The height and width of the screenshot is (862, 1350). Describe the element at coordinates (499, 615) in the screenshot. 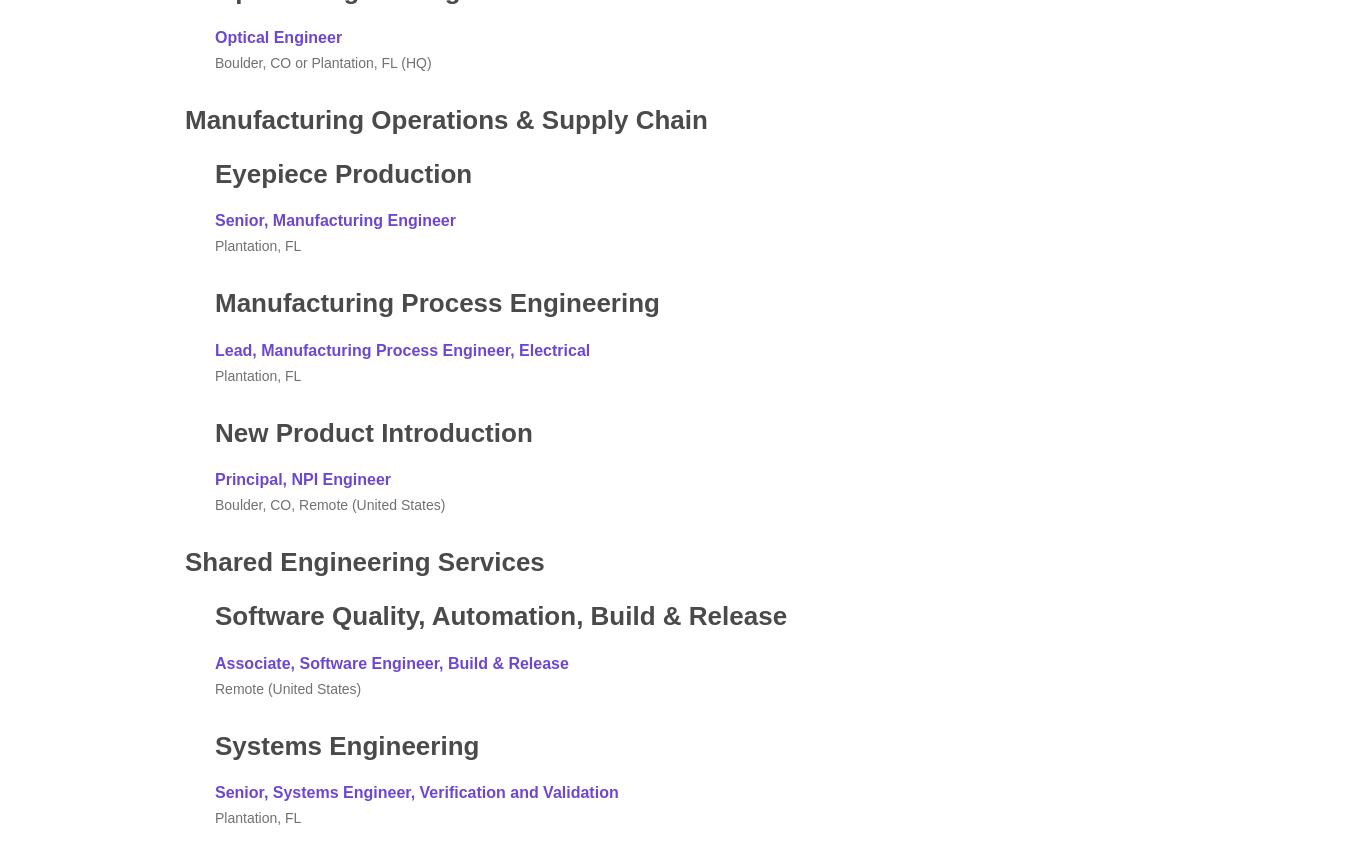

I see `'Software Quality, Automation, Build & Release'` at that location.